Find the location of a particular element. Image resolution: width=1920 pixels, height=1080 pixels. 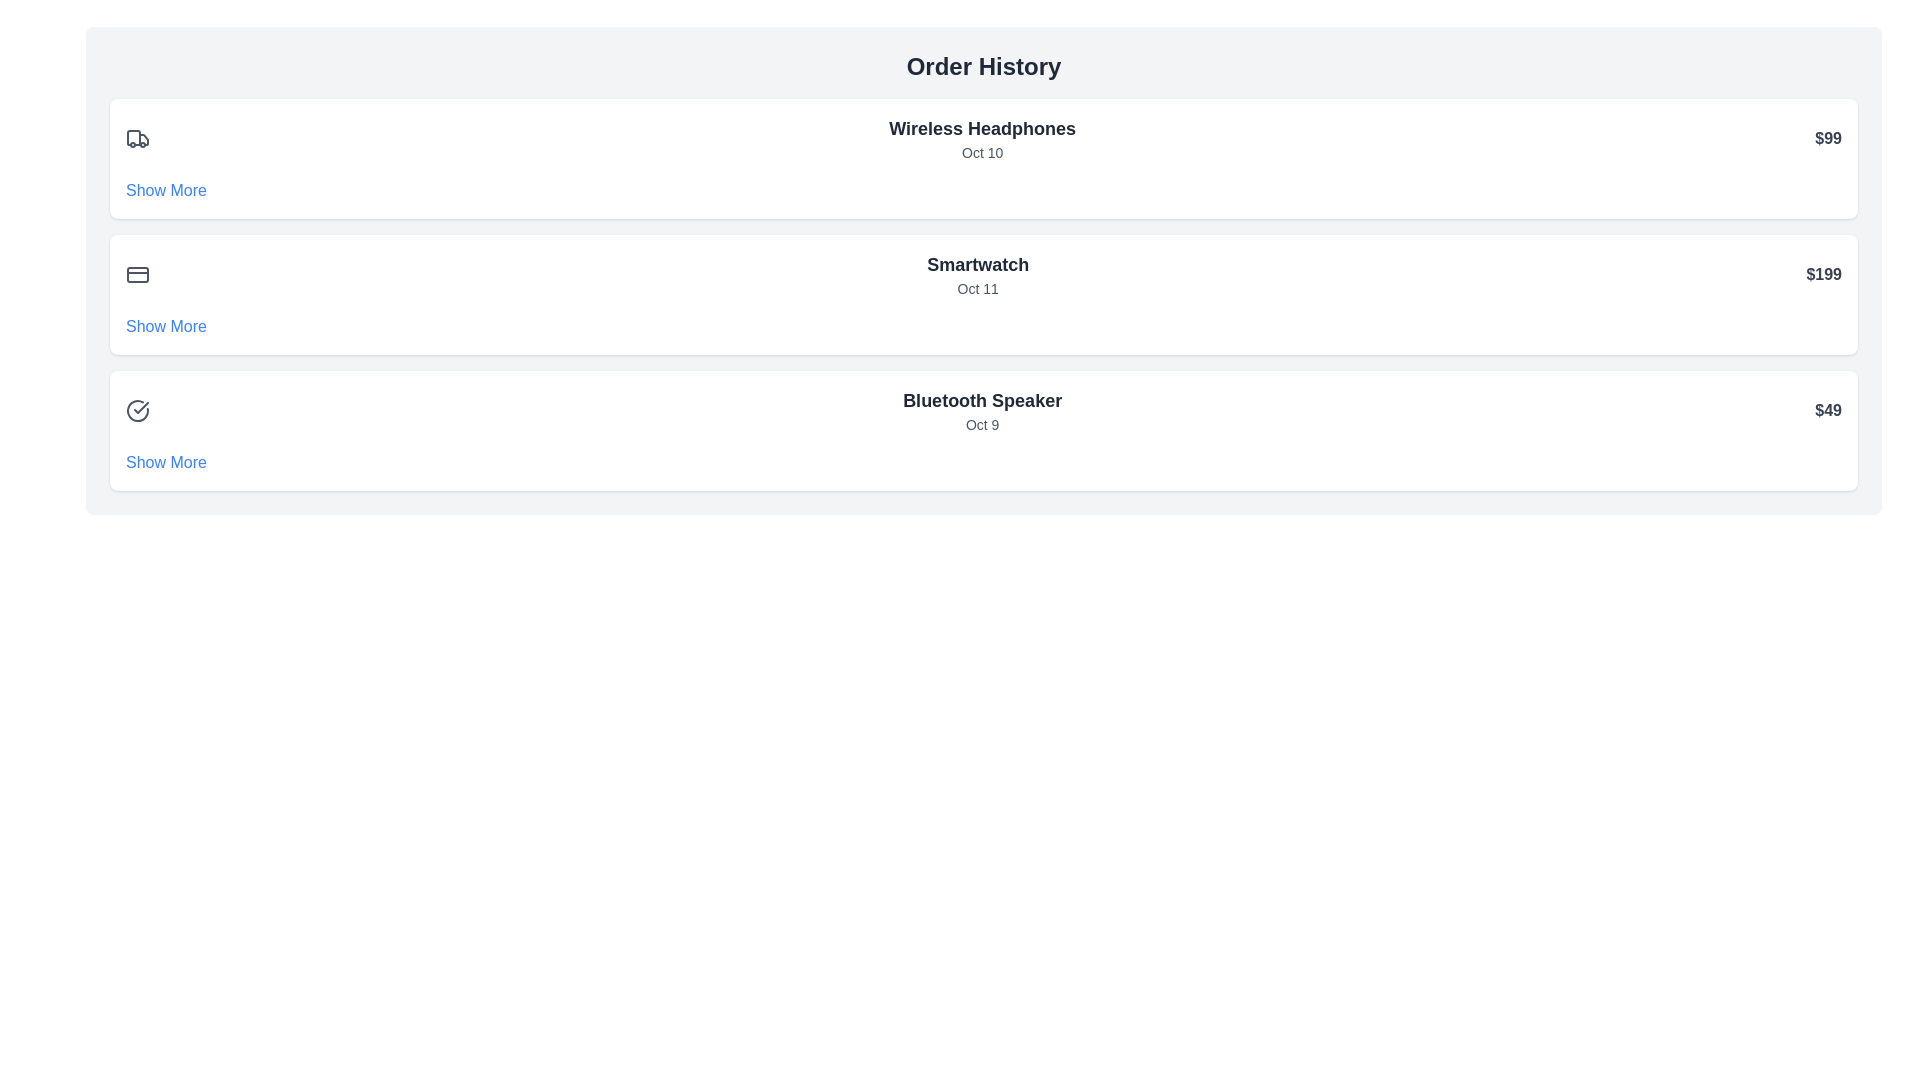

the heading text element that indicates the title of an item in the order history list, located under 'Order History' and above the date 'Oct 10' is located at coordinates (982, 128).